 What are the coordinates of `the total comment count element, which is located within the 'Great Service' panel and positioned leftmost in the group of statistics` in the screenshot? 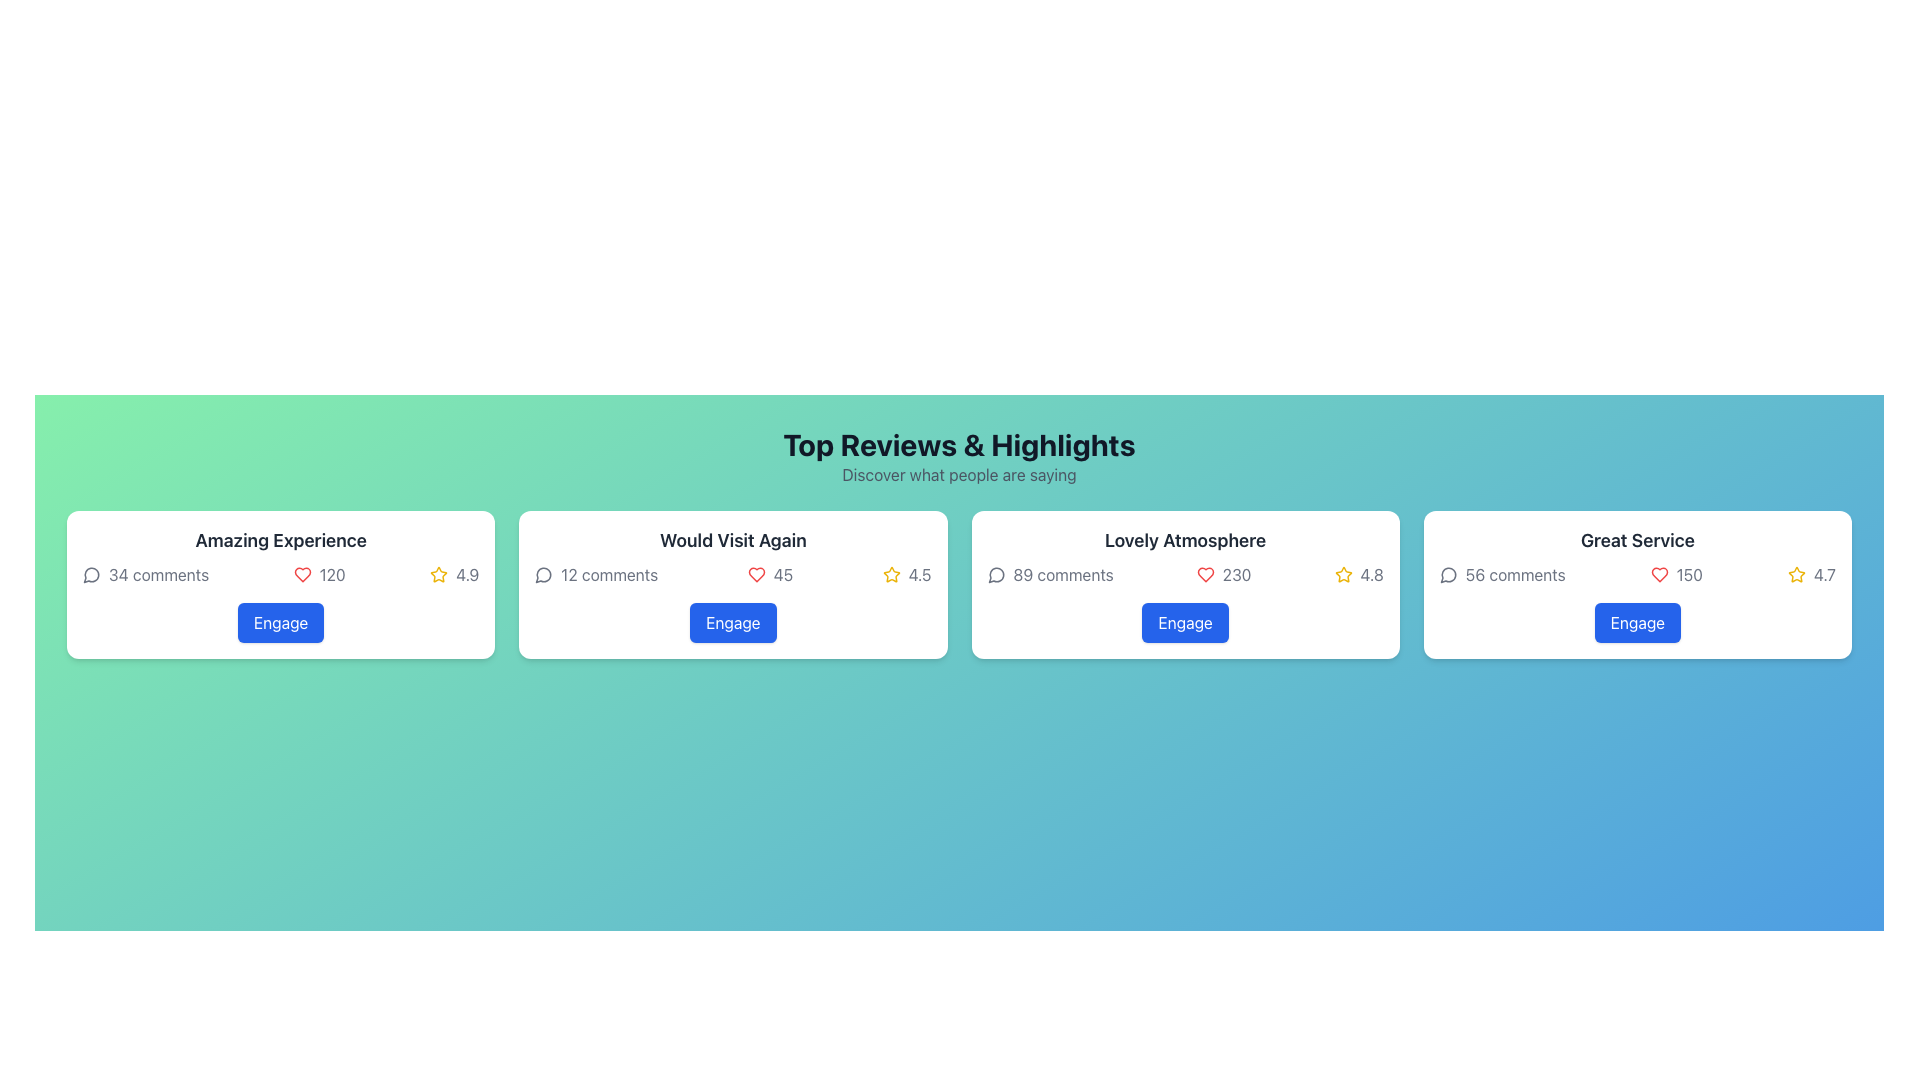 It's located at (1502, 574).